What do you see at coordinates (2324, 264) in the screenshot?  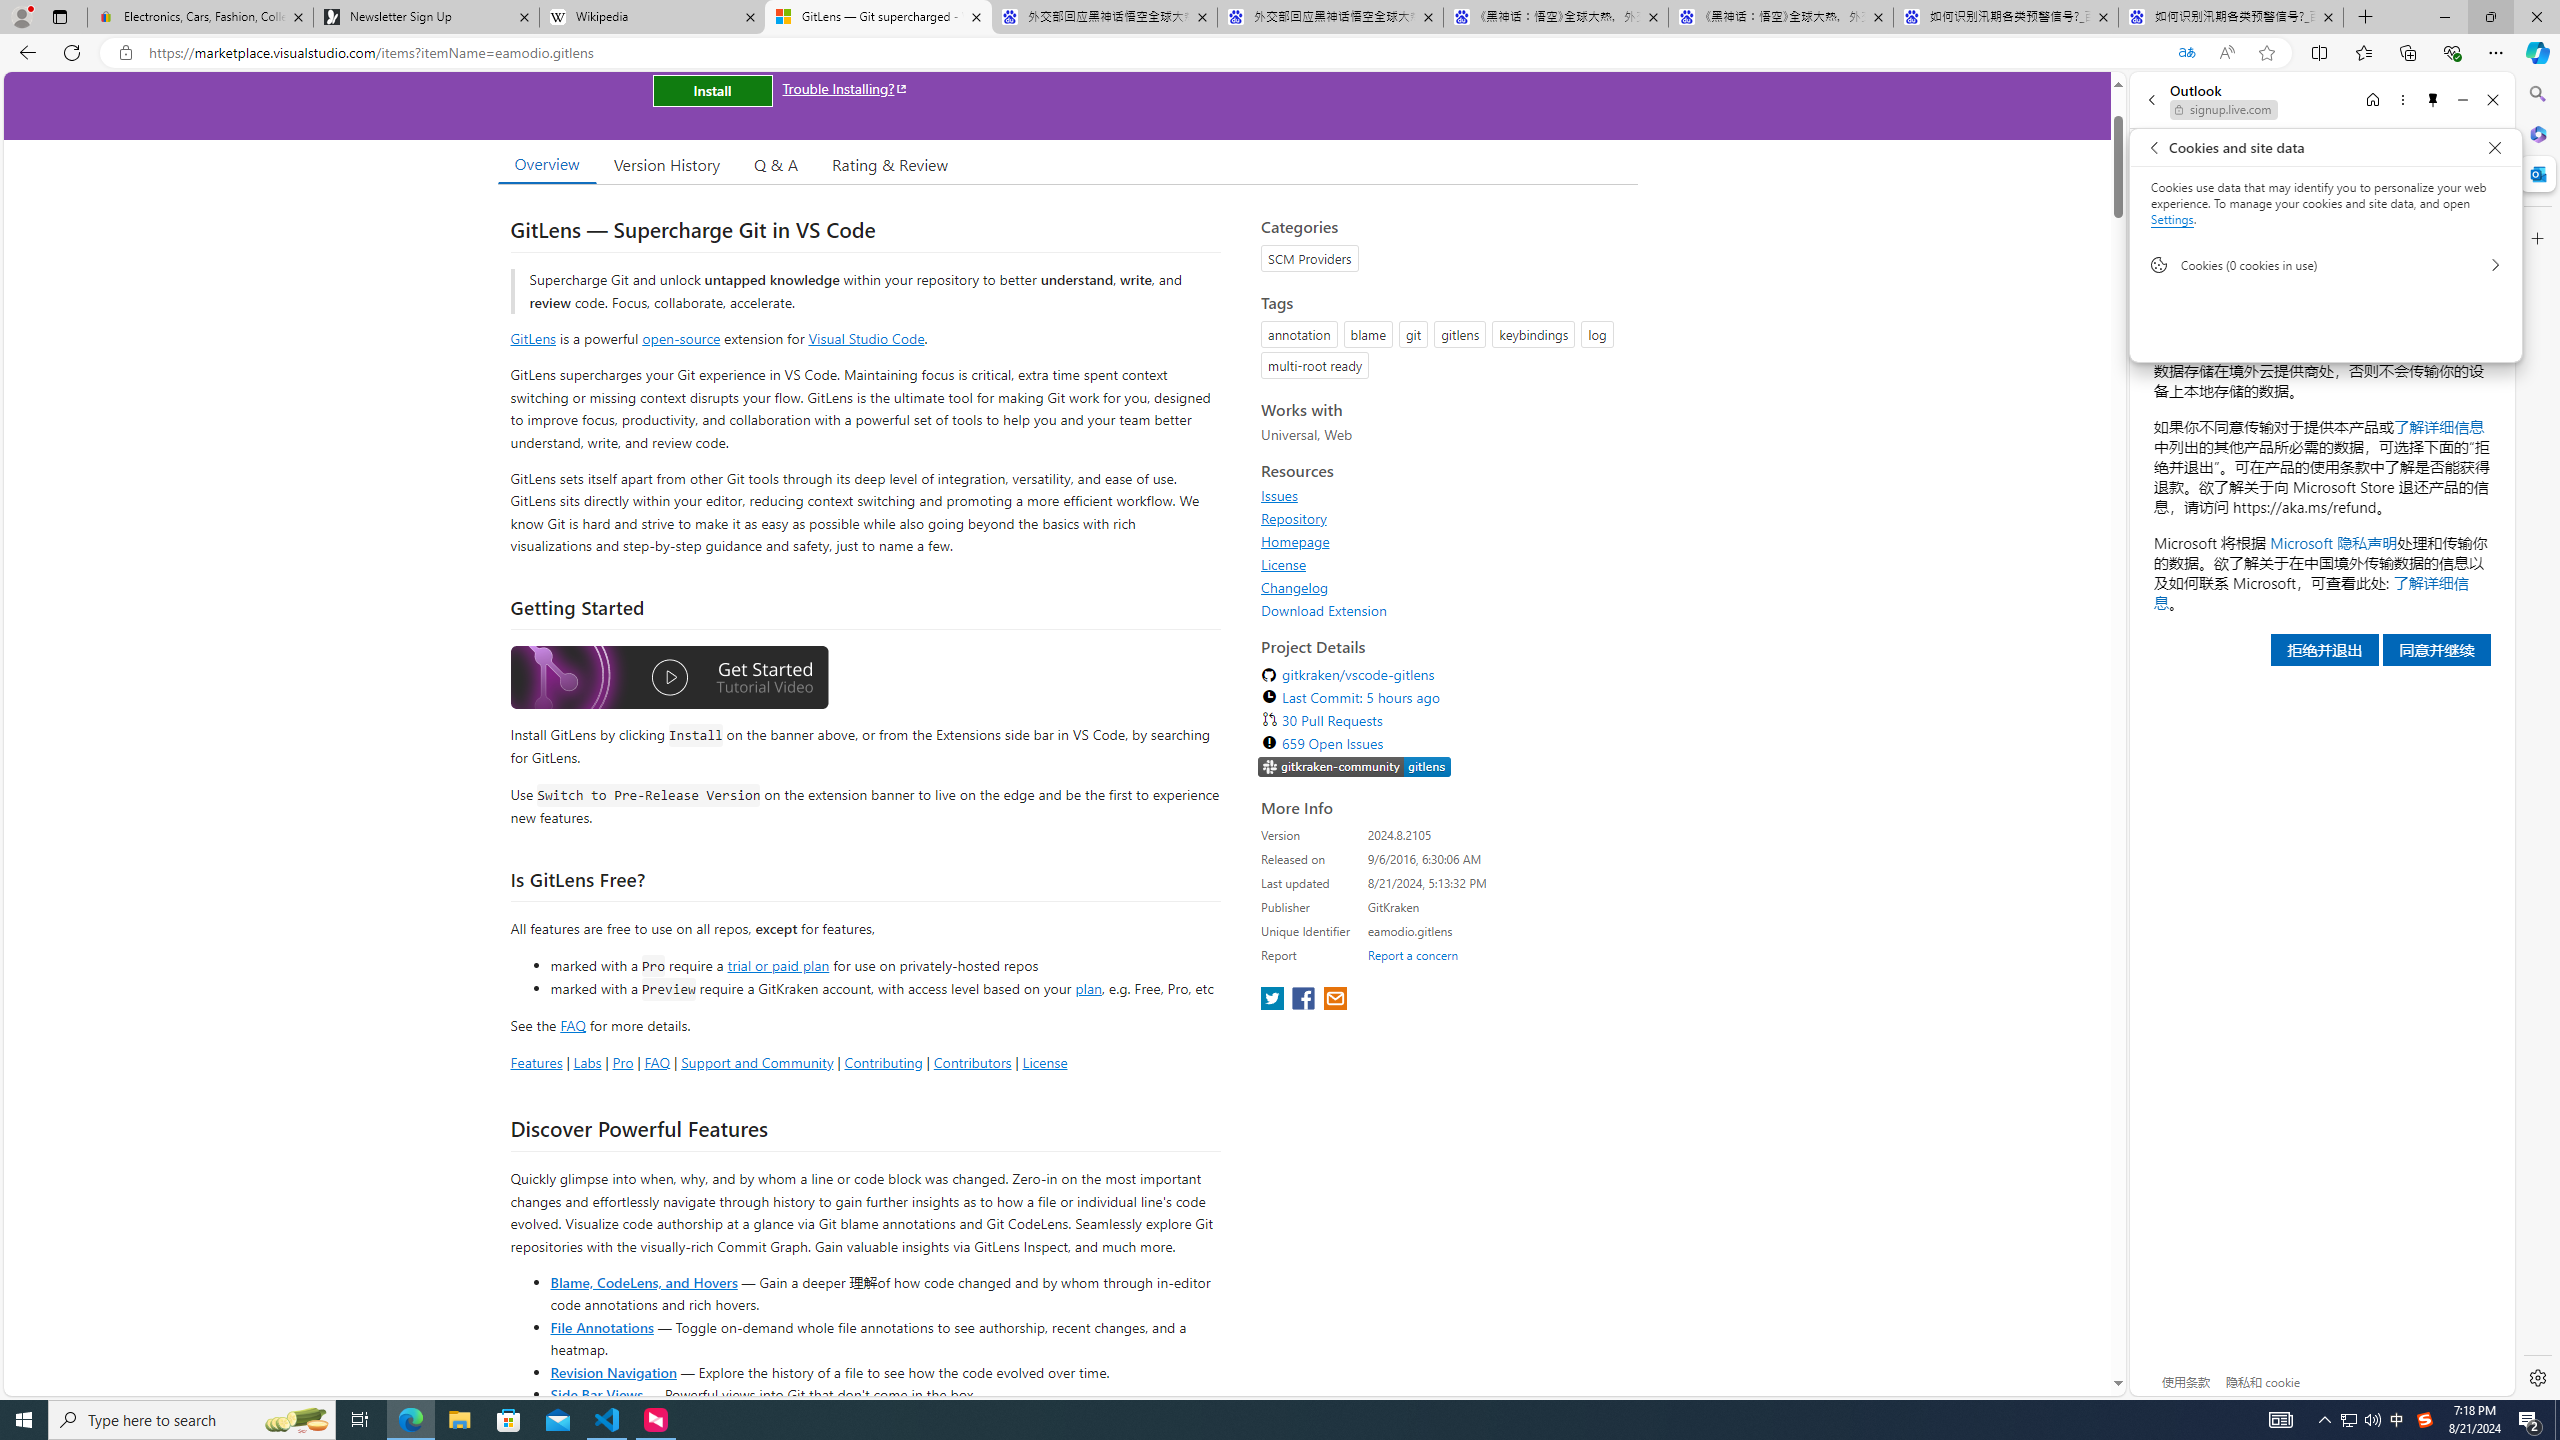 I see `'Cookies (0 cookies in use)'` at bounding box center [2324, 264].